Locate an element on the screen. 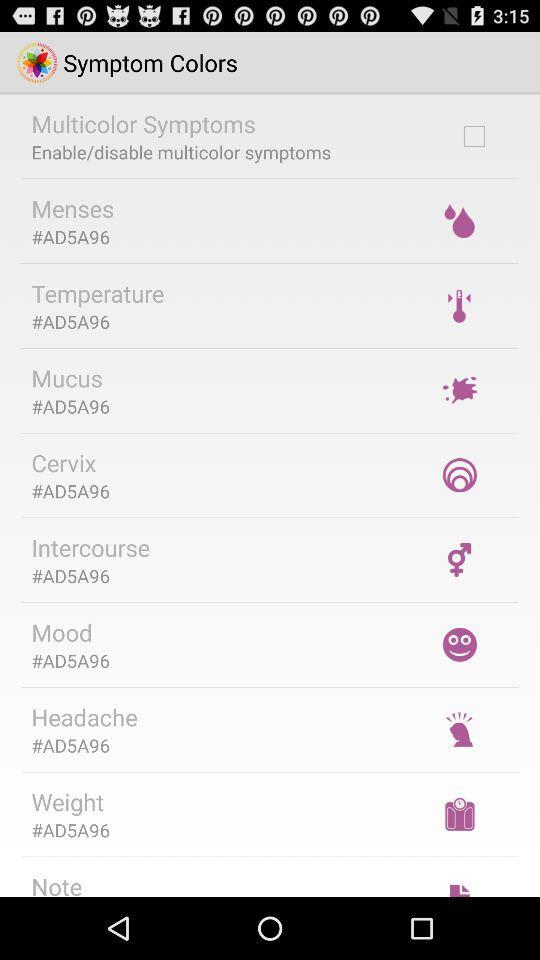  the item below the #ad5a96 icon is located at coordinates (67, 377).